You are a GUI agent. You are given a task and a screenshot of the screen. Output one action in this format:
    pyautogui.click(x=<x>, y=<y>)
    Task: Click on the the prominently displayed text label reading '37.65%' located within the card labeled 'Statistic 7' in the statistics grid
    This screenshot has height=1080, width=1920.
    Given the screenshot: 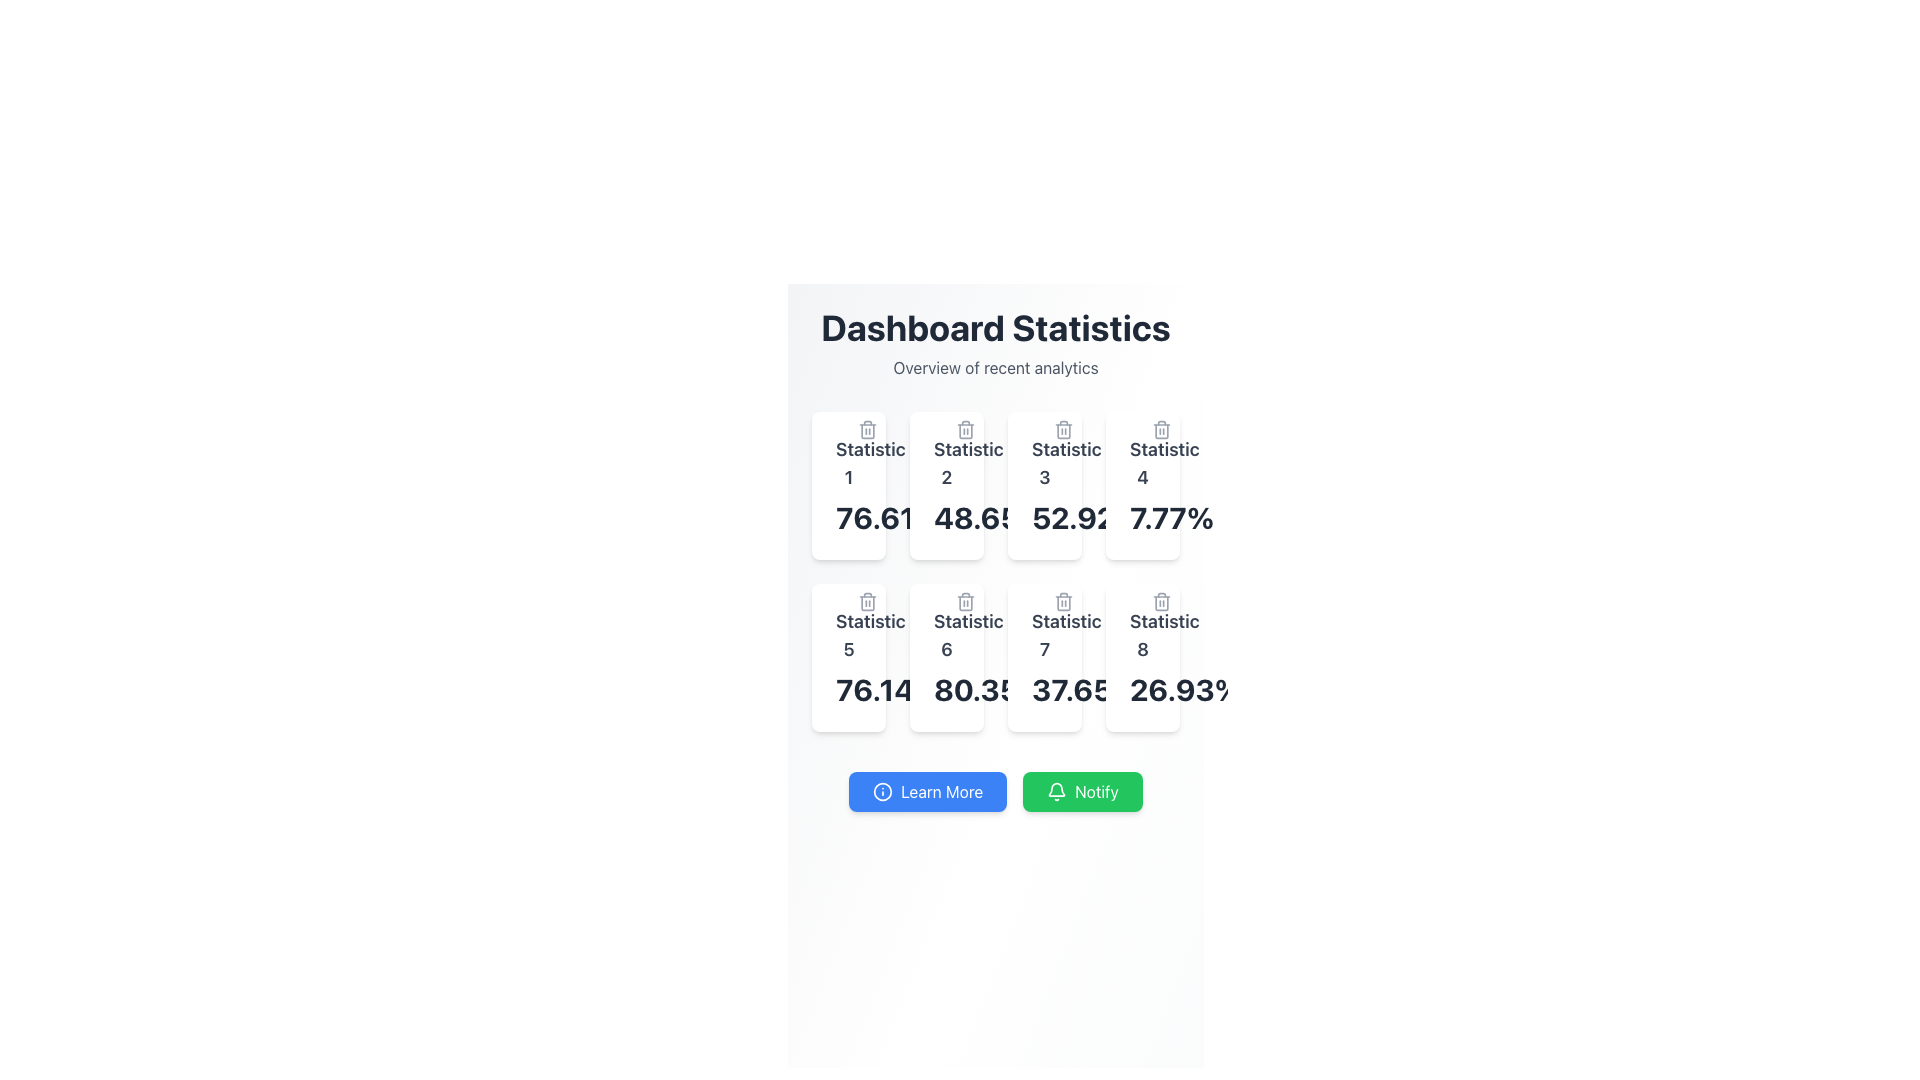 What is the action you would take?
    pyautogui.click(x=1044, y=689)
    